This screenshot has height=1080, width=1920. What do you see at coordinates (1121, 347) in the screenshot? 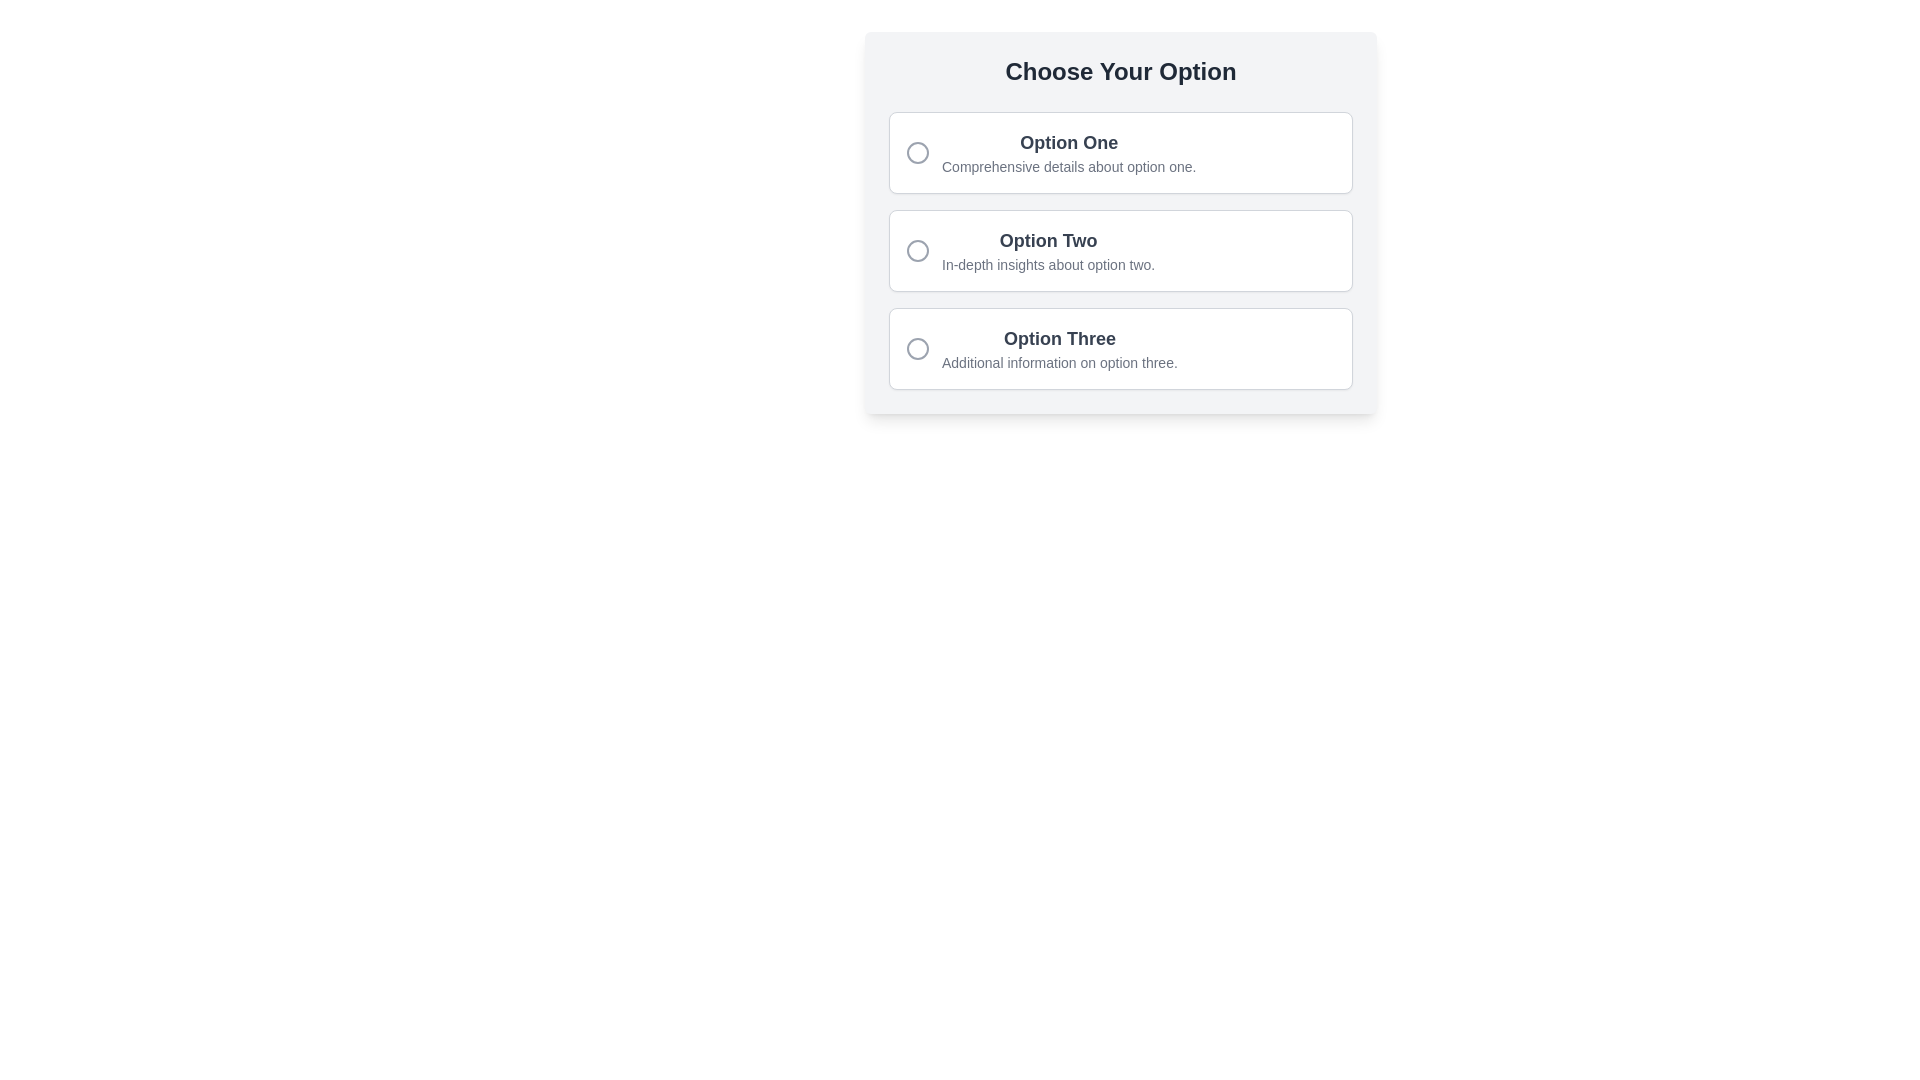
I see `the third selectable card with a radio button in the vertical list to trigger the hover state` at bounding box center [1121, 347].